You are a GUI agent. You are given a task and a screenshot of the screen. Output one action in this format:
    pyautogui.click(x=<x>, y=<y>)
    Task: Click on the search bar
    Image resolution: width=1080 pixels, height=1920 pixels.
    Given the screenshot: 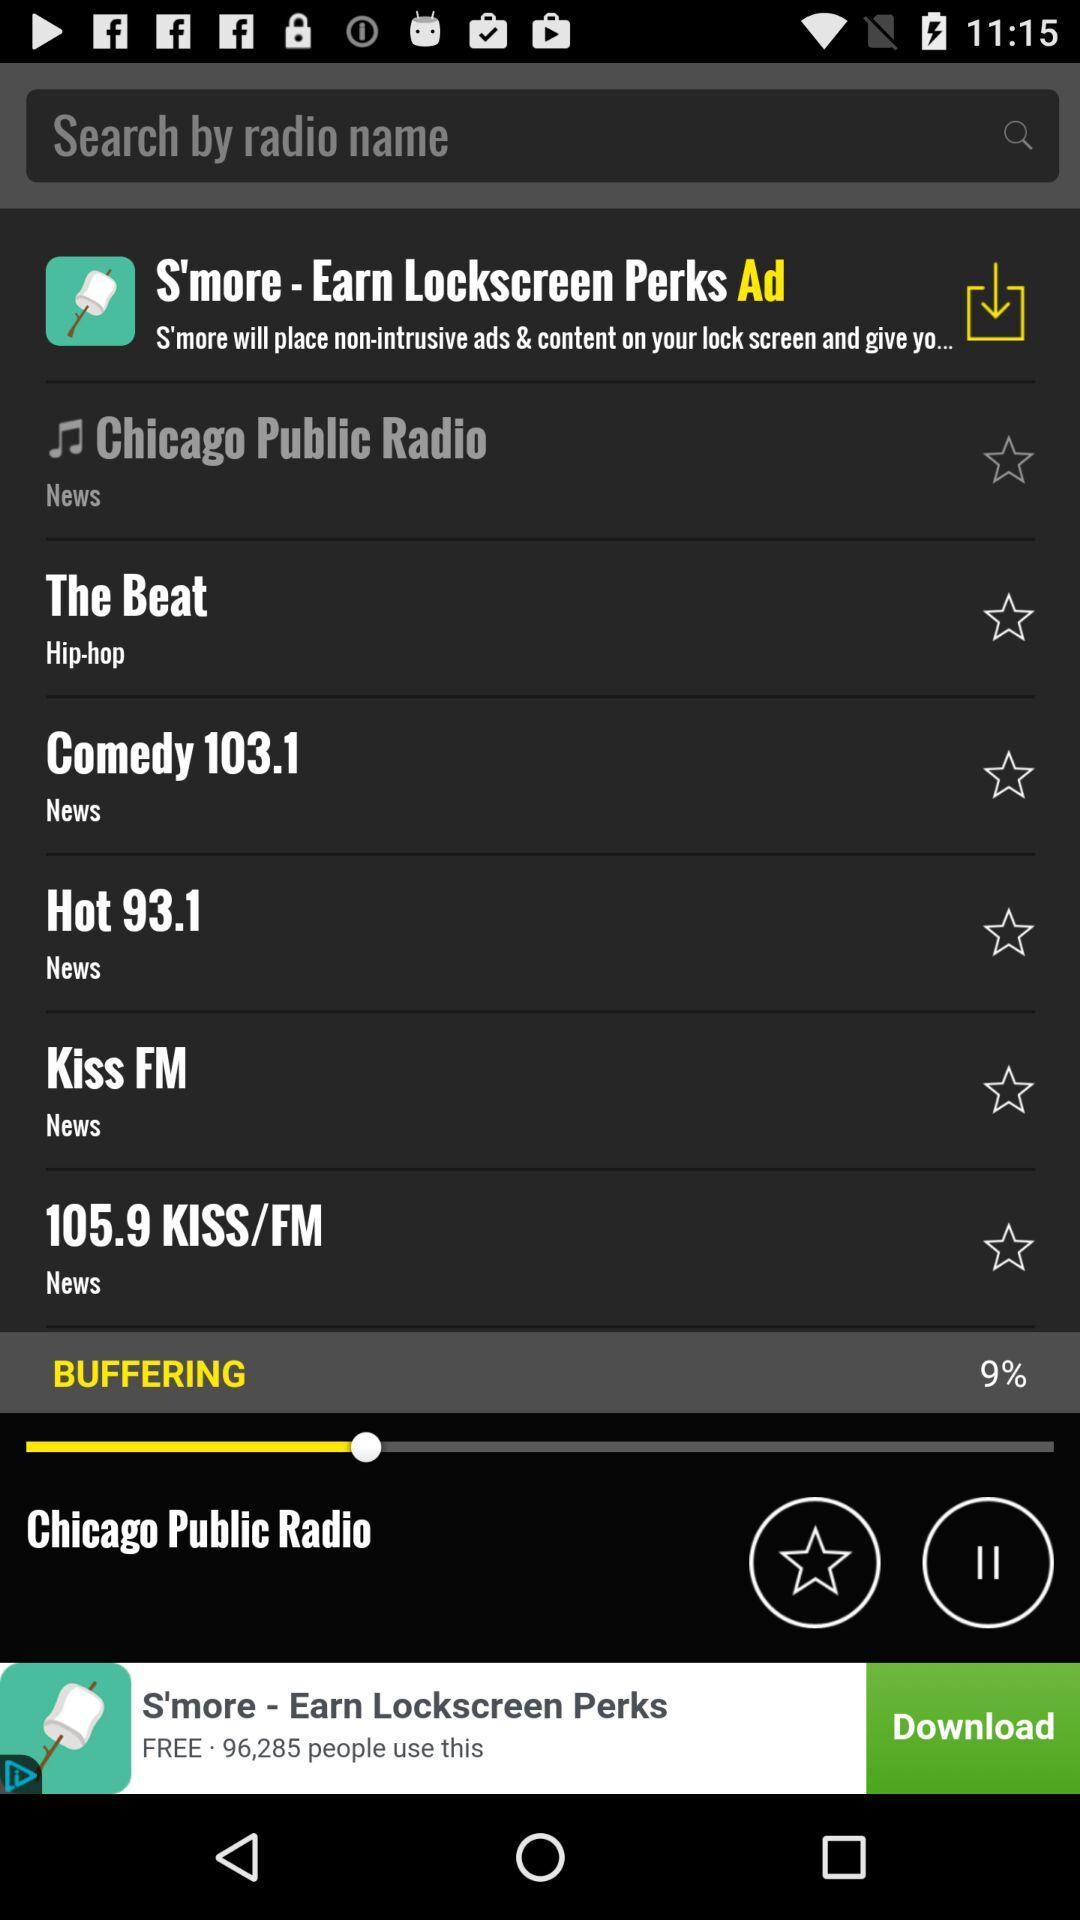 What is the action you would take?
    pyautogui.click(x=542, y=134)
    